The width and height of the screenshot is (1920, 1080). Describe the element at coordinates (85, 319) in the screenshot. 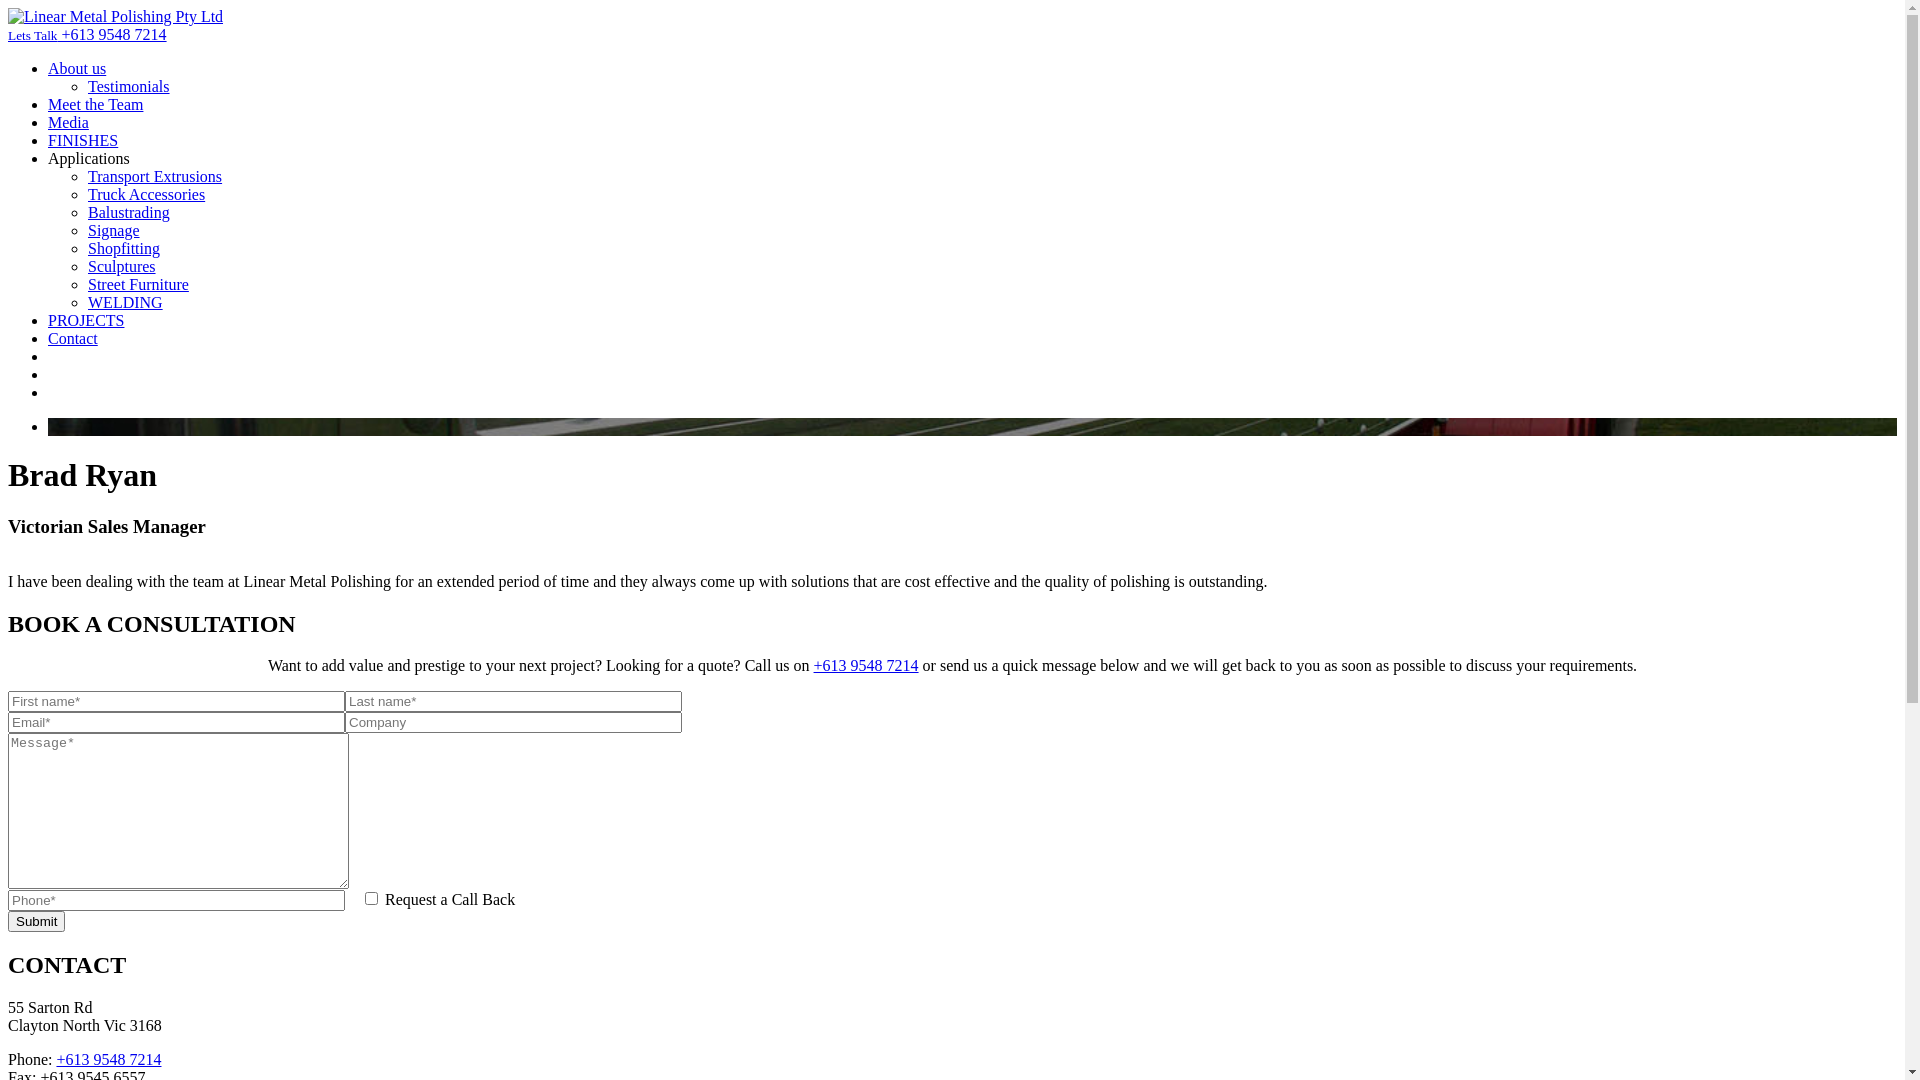

I see `'PROJECTS'` at that location.